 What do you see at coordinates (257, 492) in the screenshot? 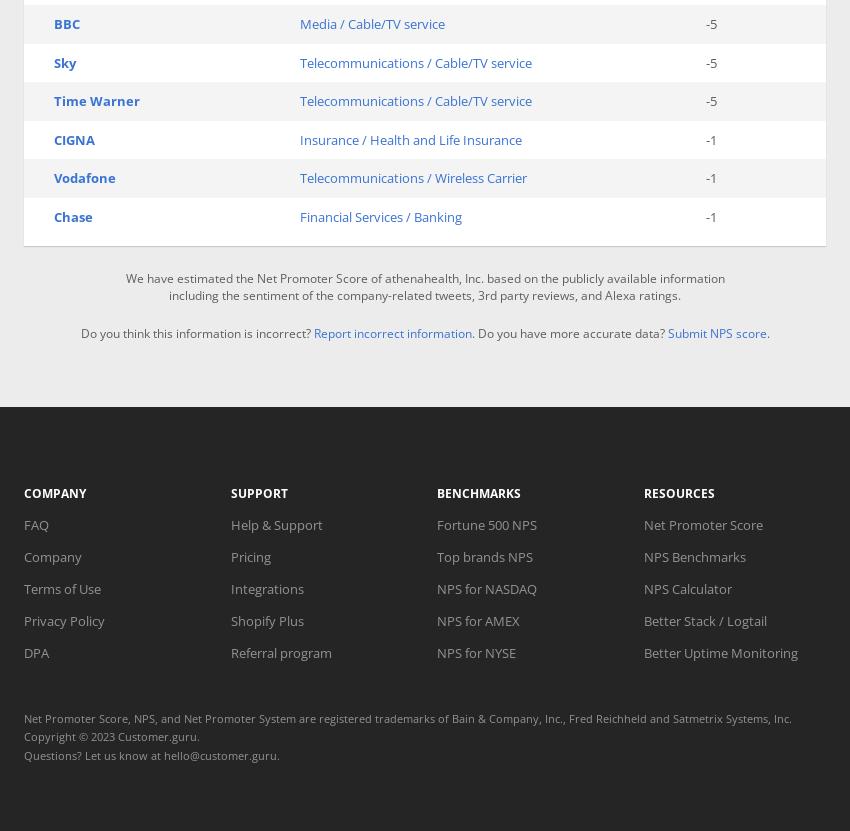
I see `'Support'` at bounding box center [257, 492].